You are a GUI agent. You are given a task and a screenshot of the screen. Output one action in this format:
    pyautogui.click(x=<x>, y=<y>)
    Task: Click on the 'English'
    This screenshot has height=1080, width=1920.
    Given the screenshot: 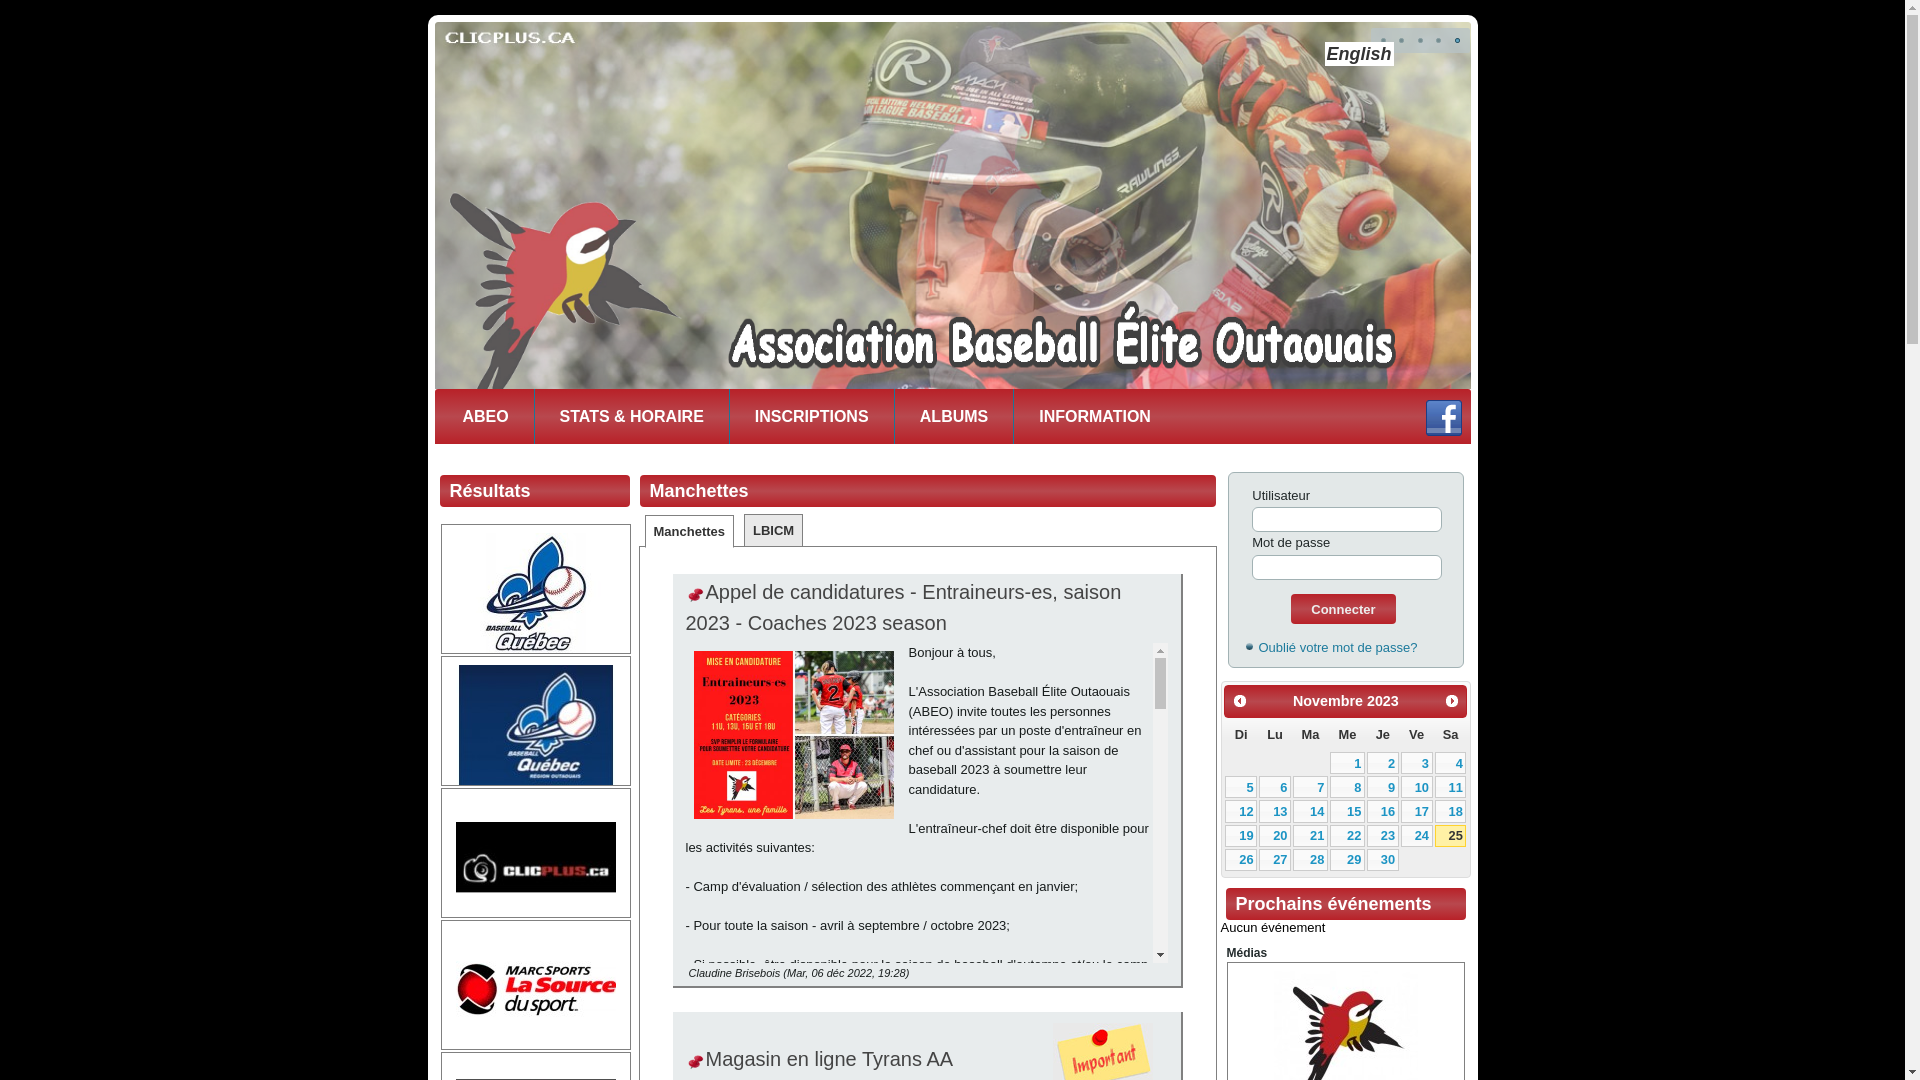 What is the action you would take?
    pyautogui.click(x=1358, y=53)
    